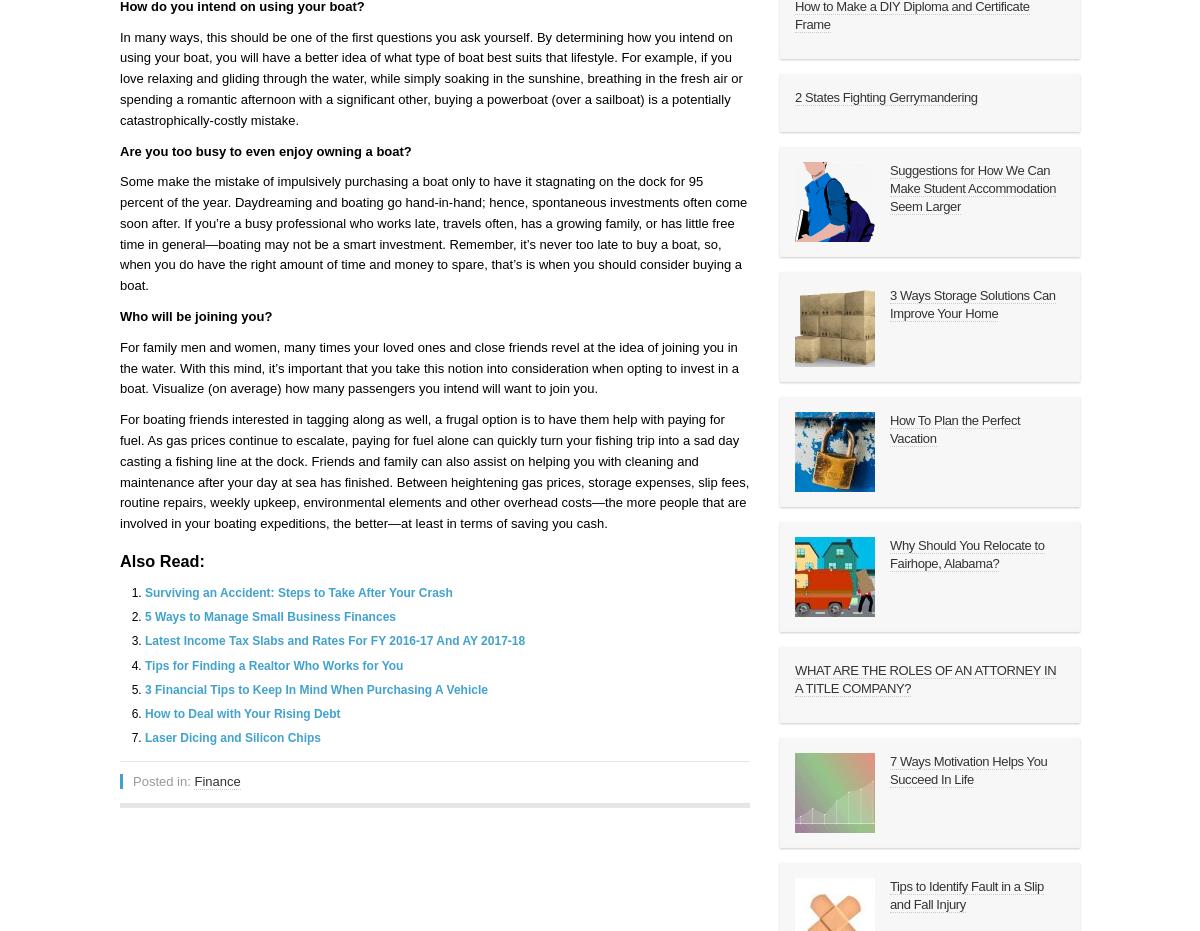 The width and height of the screenshot is (1200, 931). What do you see at coordinates (297, 591) in the screenshot?
I see `'Surviving an Accident: Steps to Take After Your Crash'` at bounding box center [297, 591].